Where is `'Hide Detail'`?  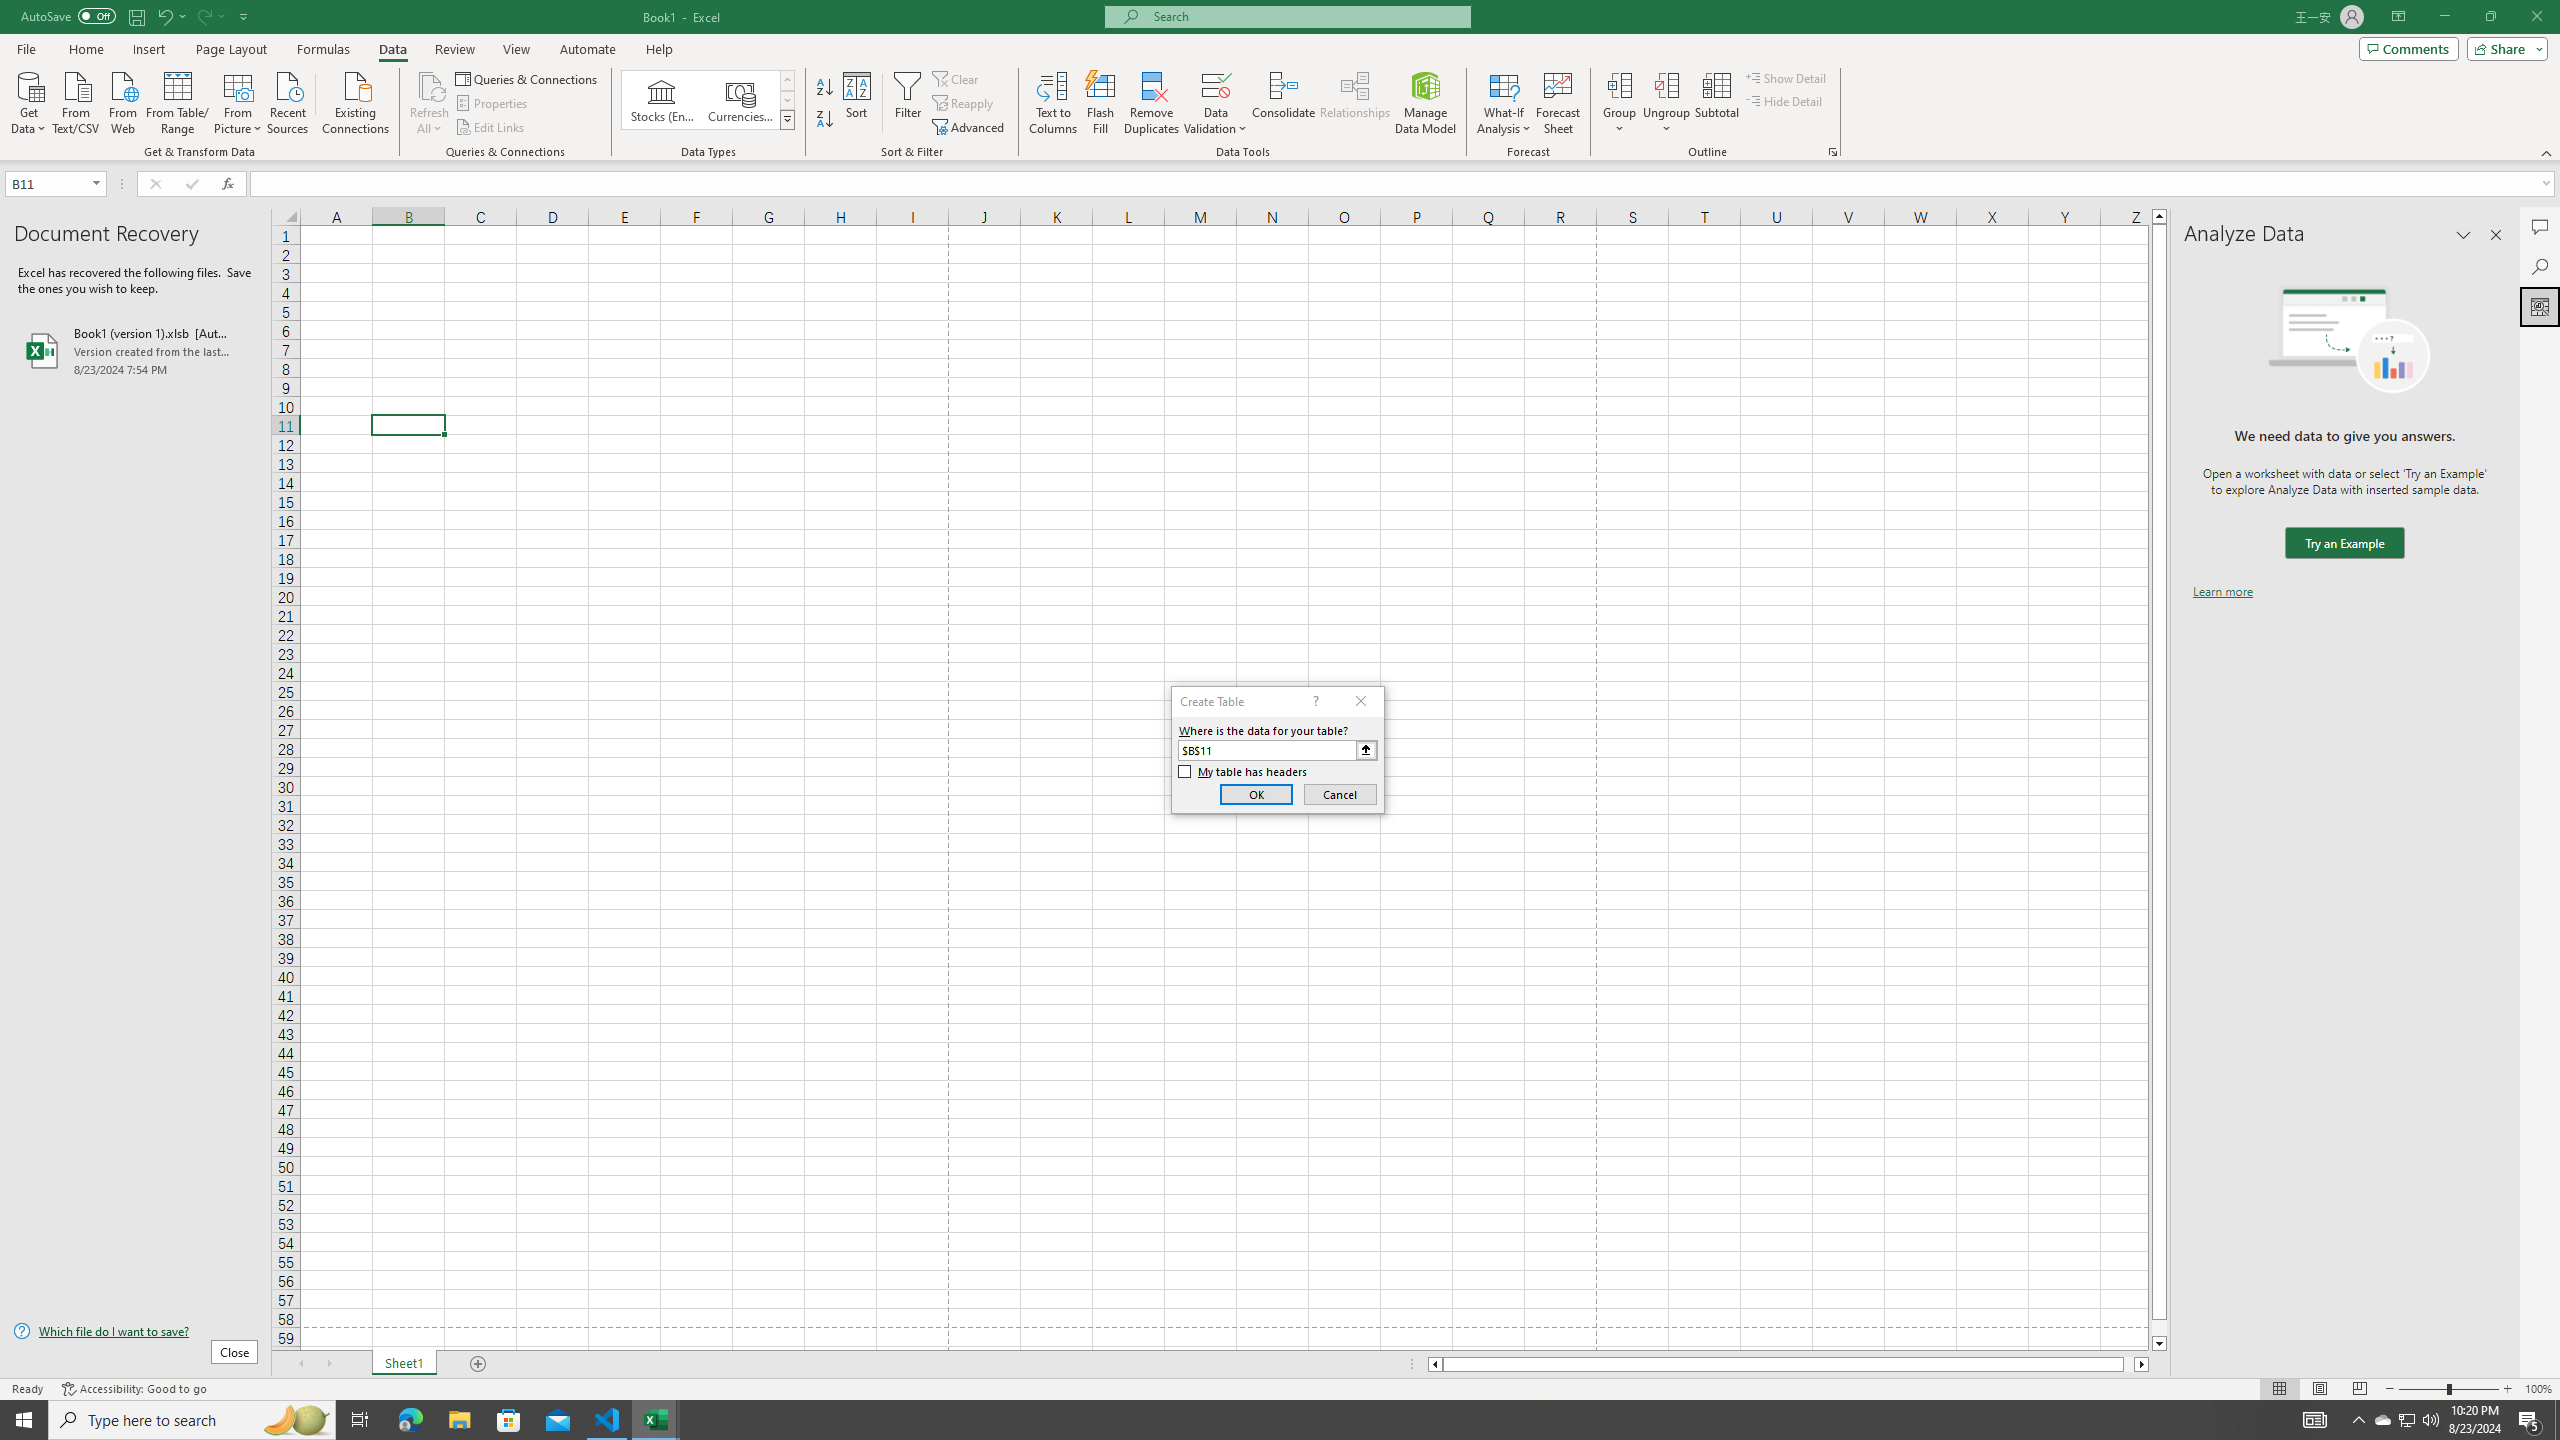
'Hide Detail' is located at coordinates (1784, 99).